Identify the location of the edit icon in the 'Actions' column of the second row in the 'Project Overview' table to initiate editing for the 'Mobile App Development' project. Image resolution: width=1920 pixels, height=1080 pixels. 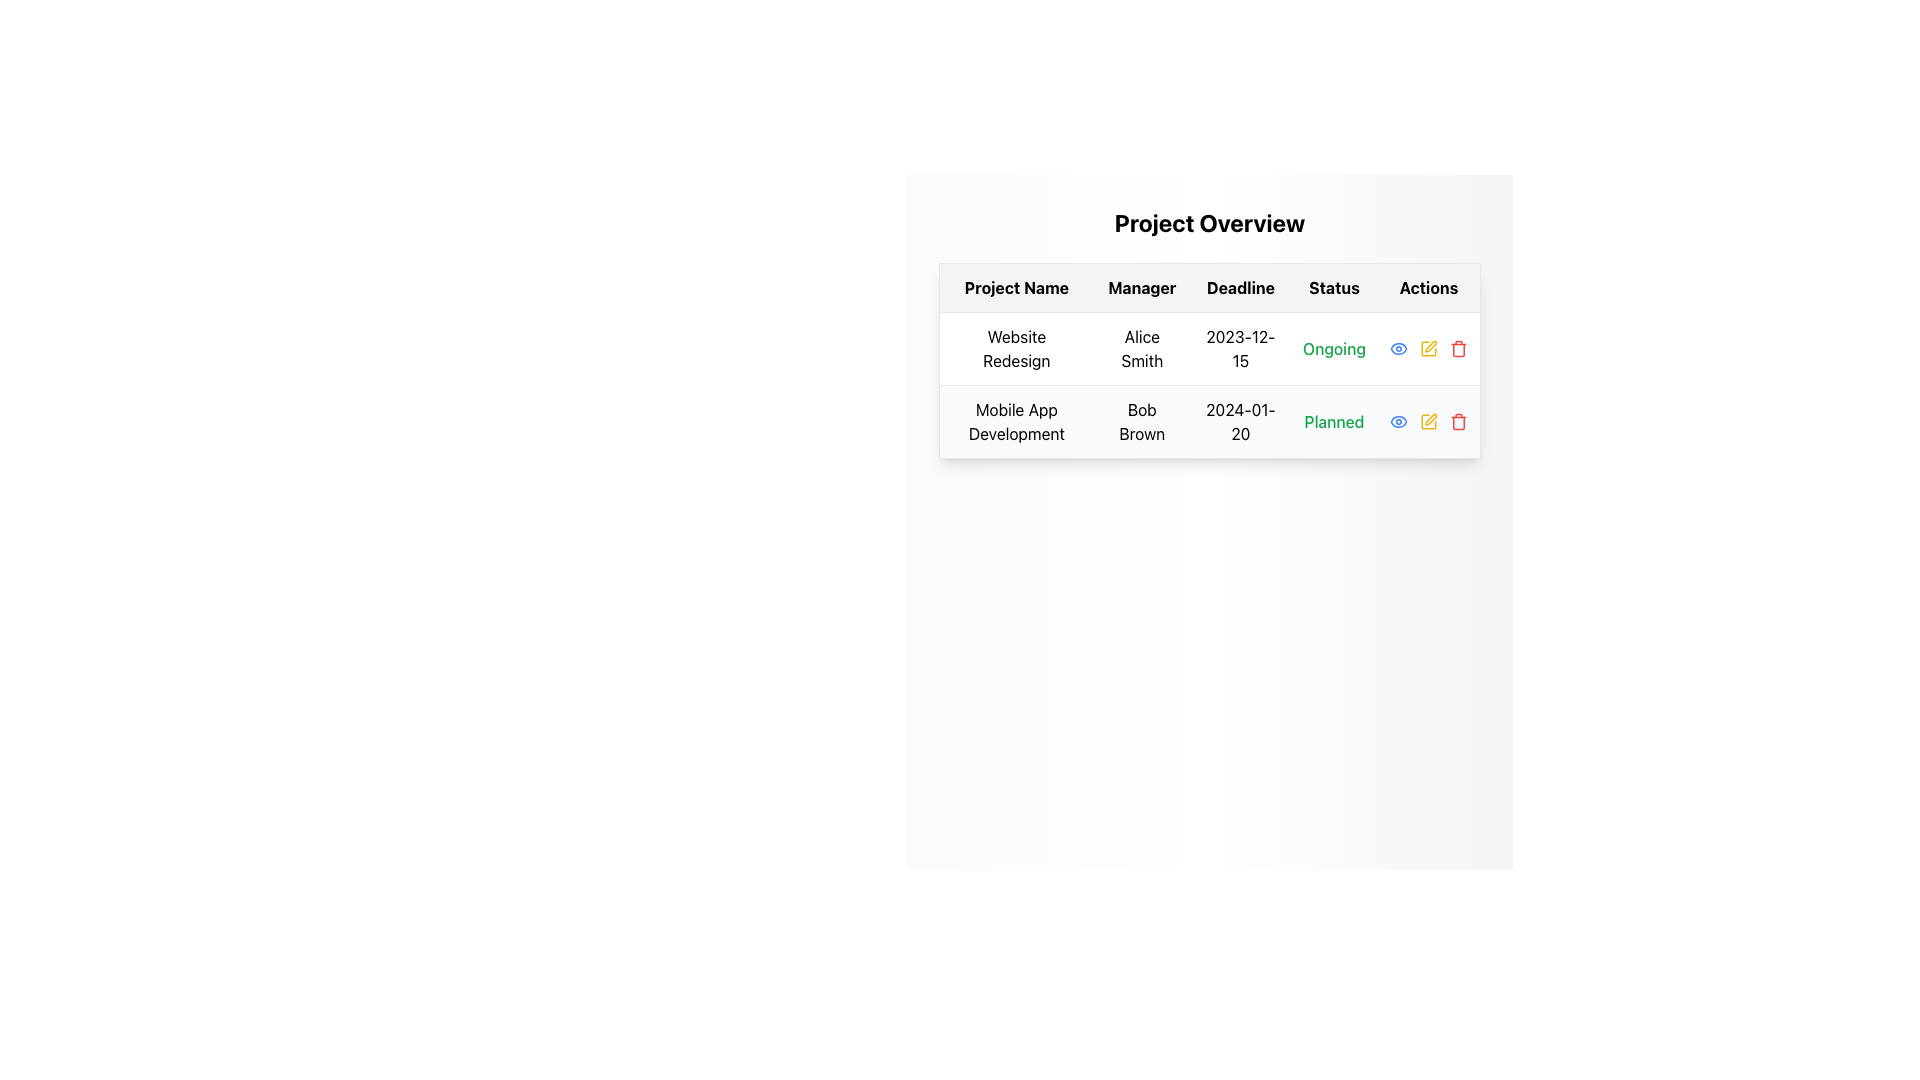
(1429, 345).